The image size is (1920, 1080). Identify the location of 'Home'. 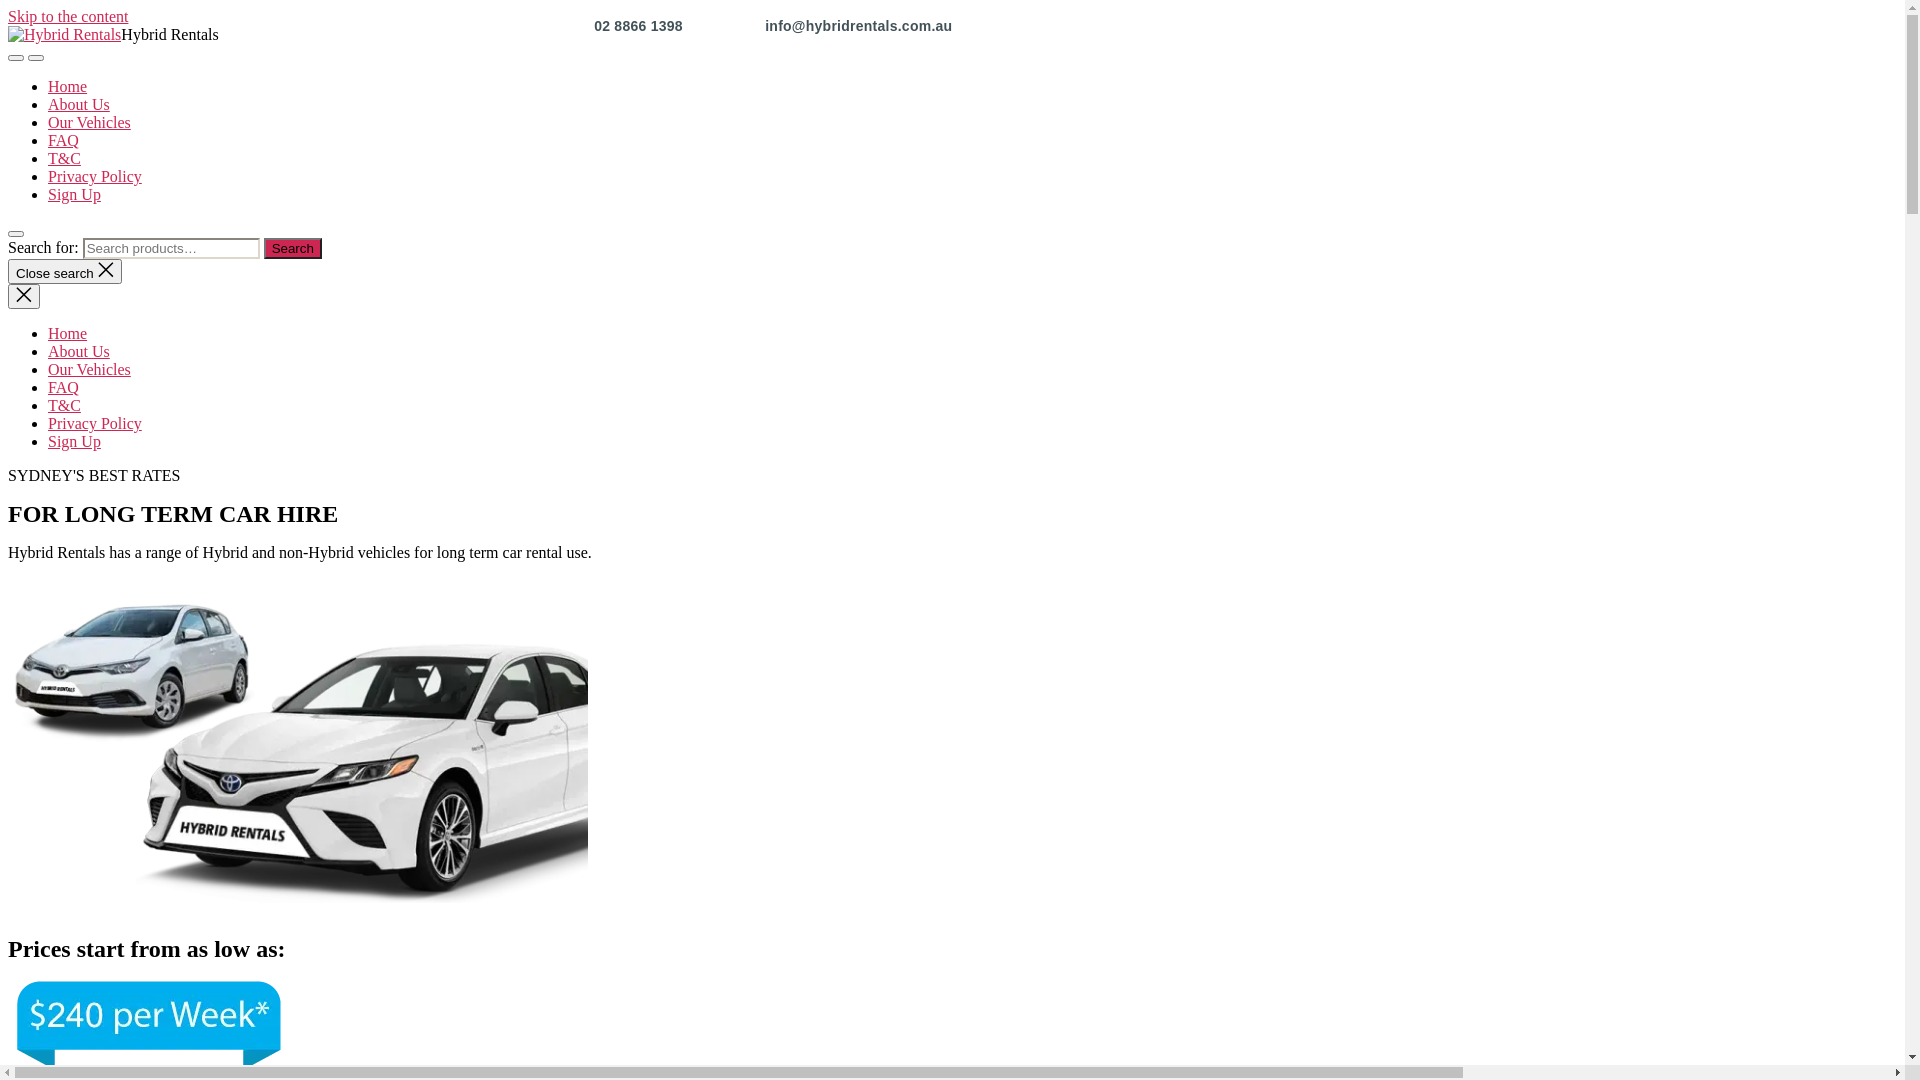
(67, 85).